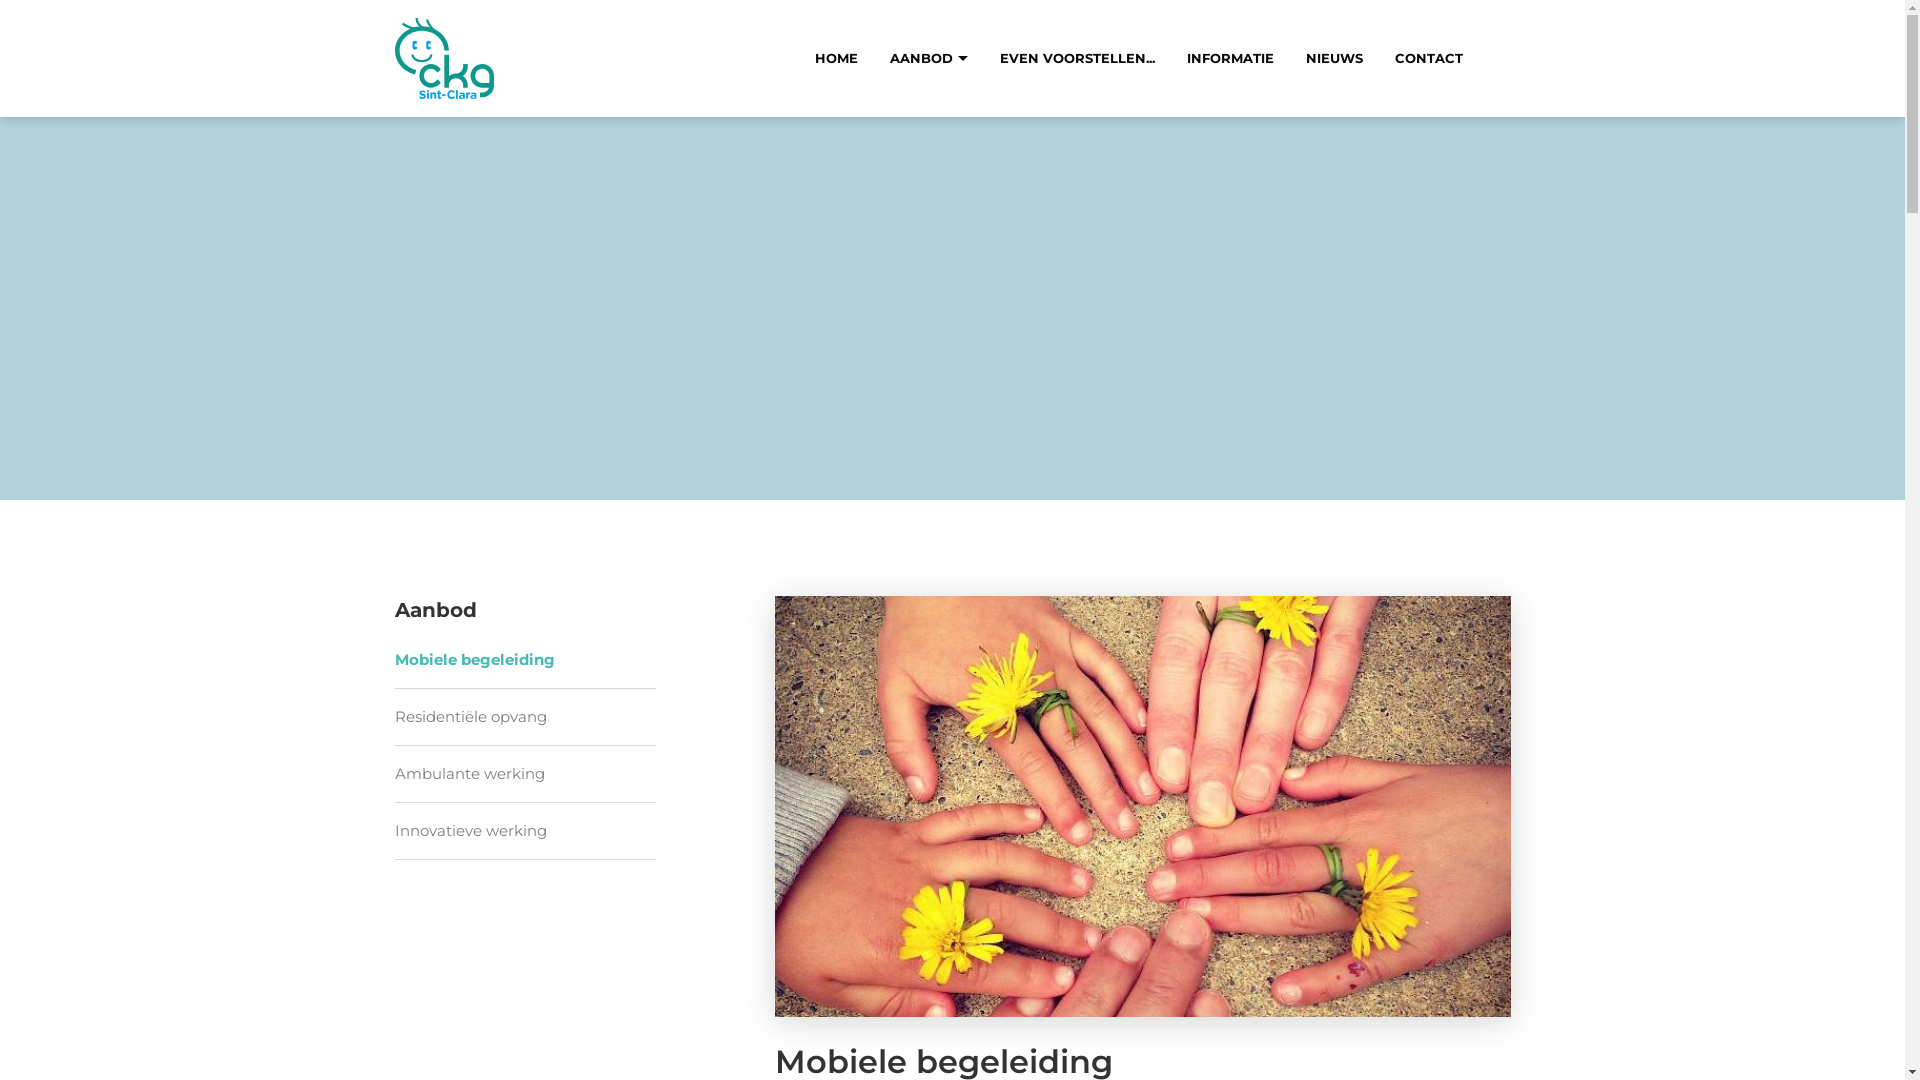 This screenshot has width=1920, height=1080. Describe the element at coordinates (1228, 57) in the screenshot. I see `'INFORMATIE'` at that location.